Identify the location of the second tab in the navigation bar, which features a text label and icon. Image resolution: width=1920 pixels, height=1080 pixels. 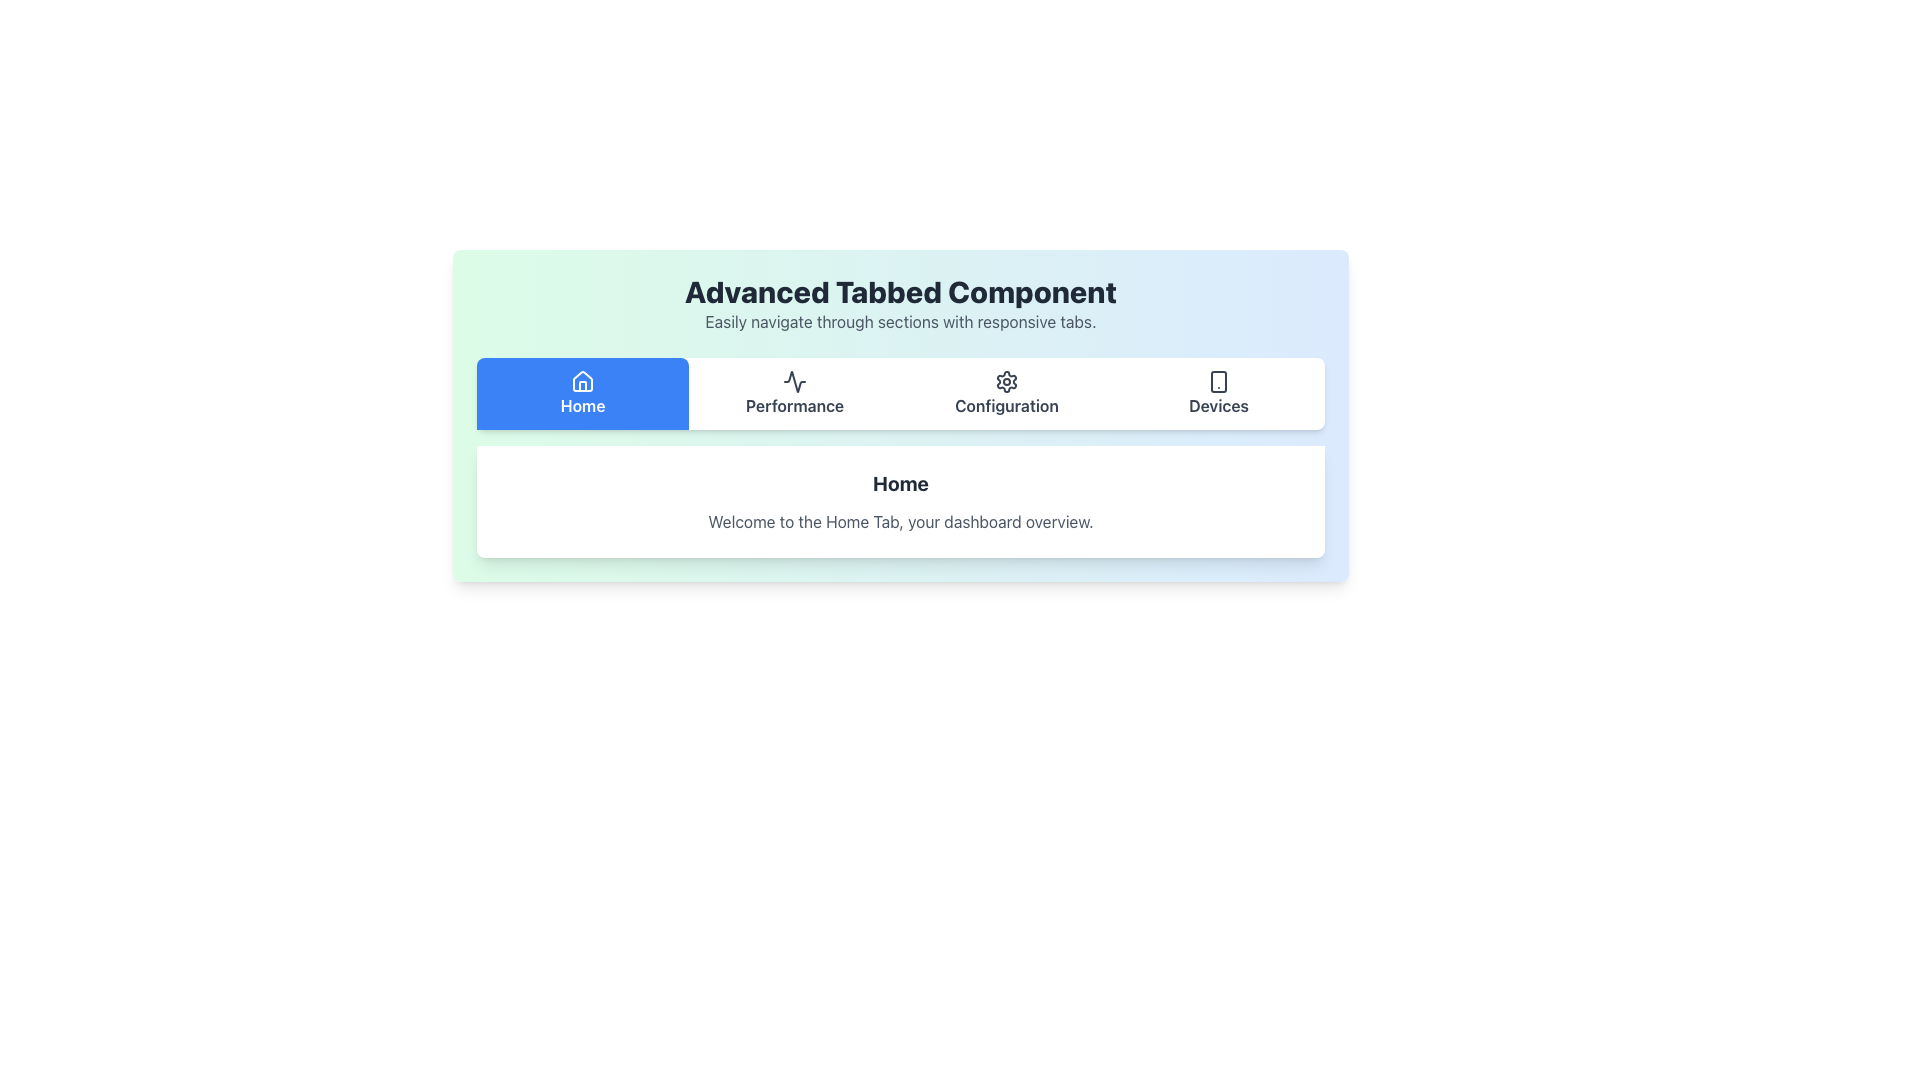
(794, 393).